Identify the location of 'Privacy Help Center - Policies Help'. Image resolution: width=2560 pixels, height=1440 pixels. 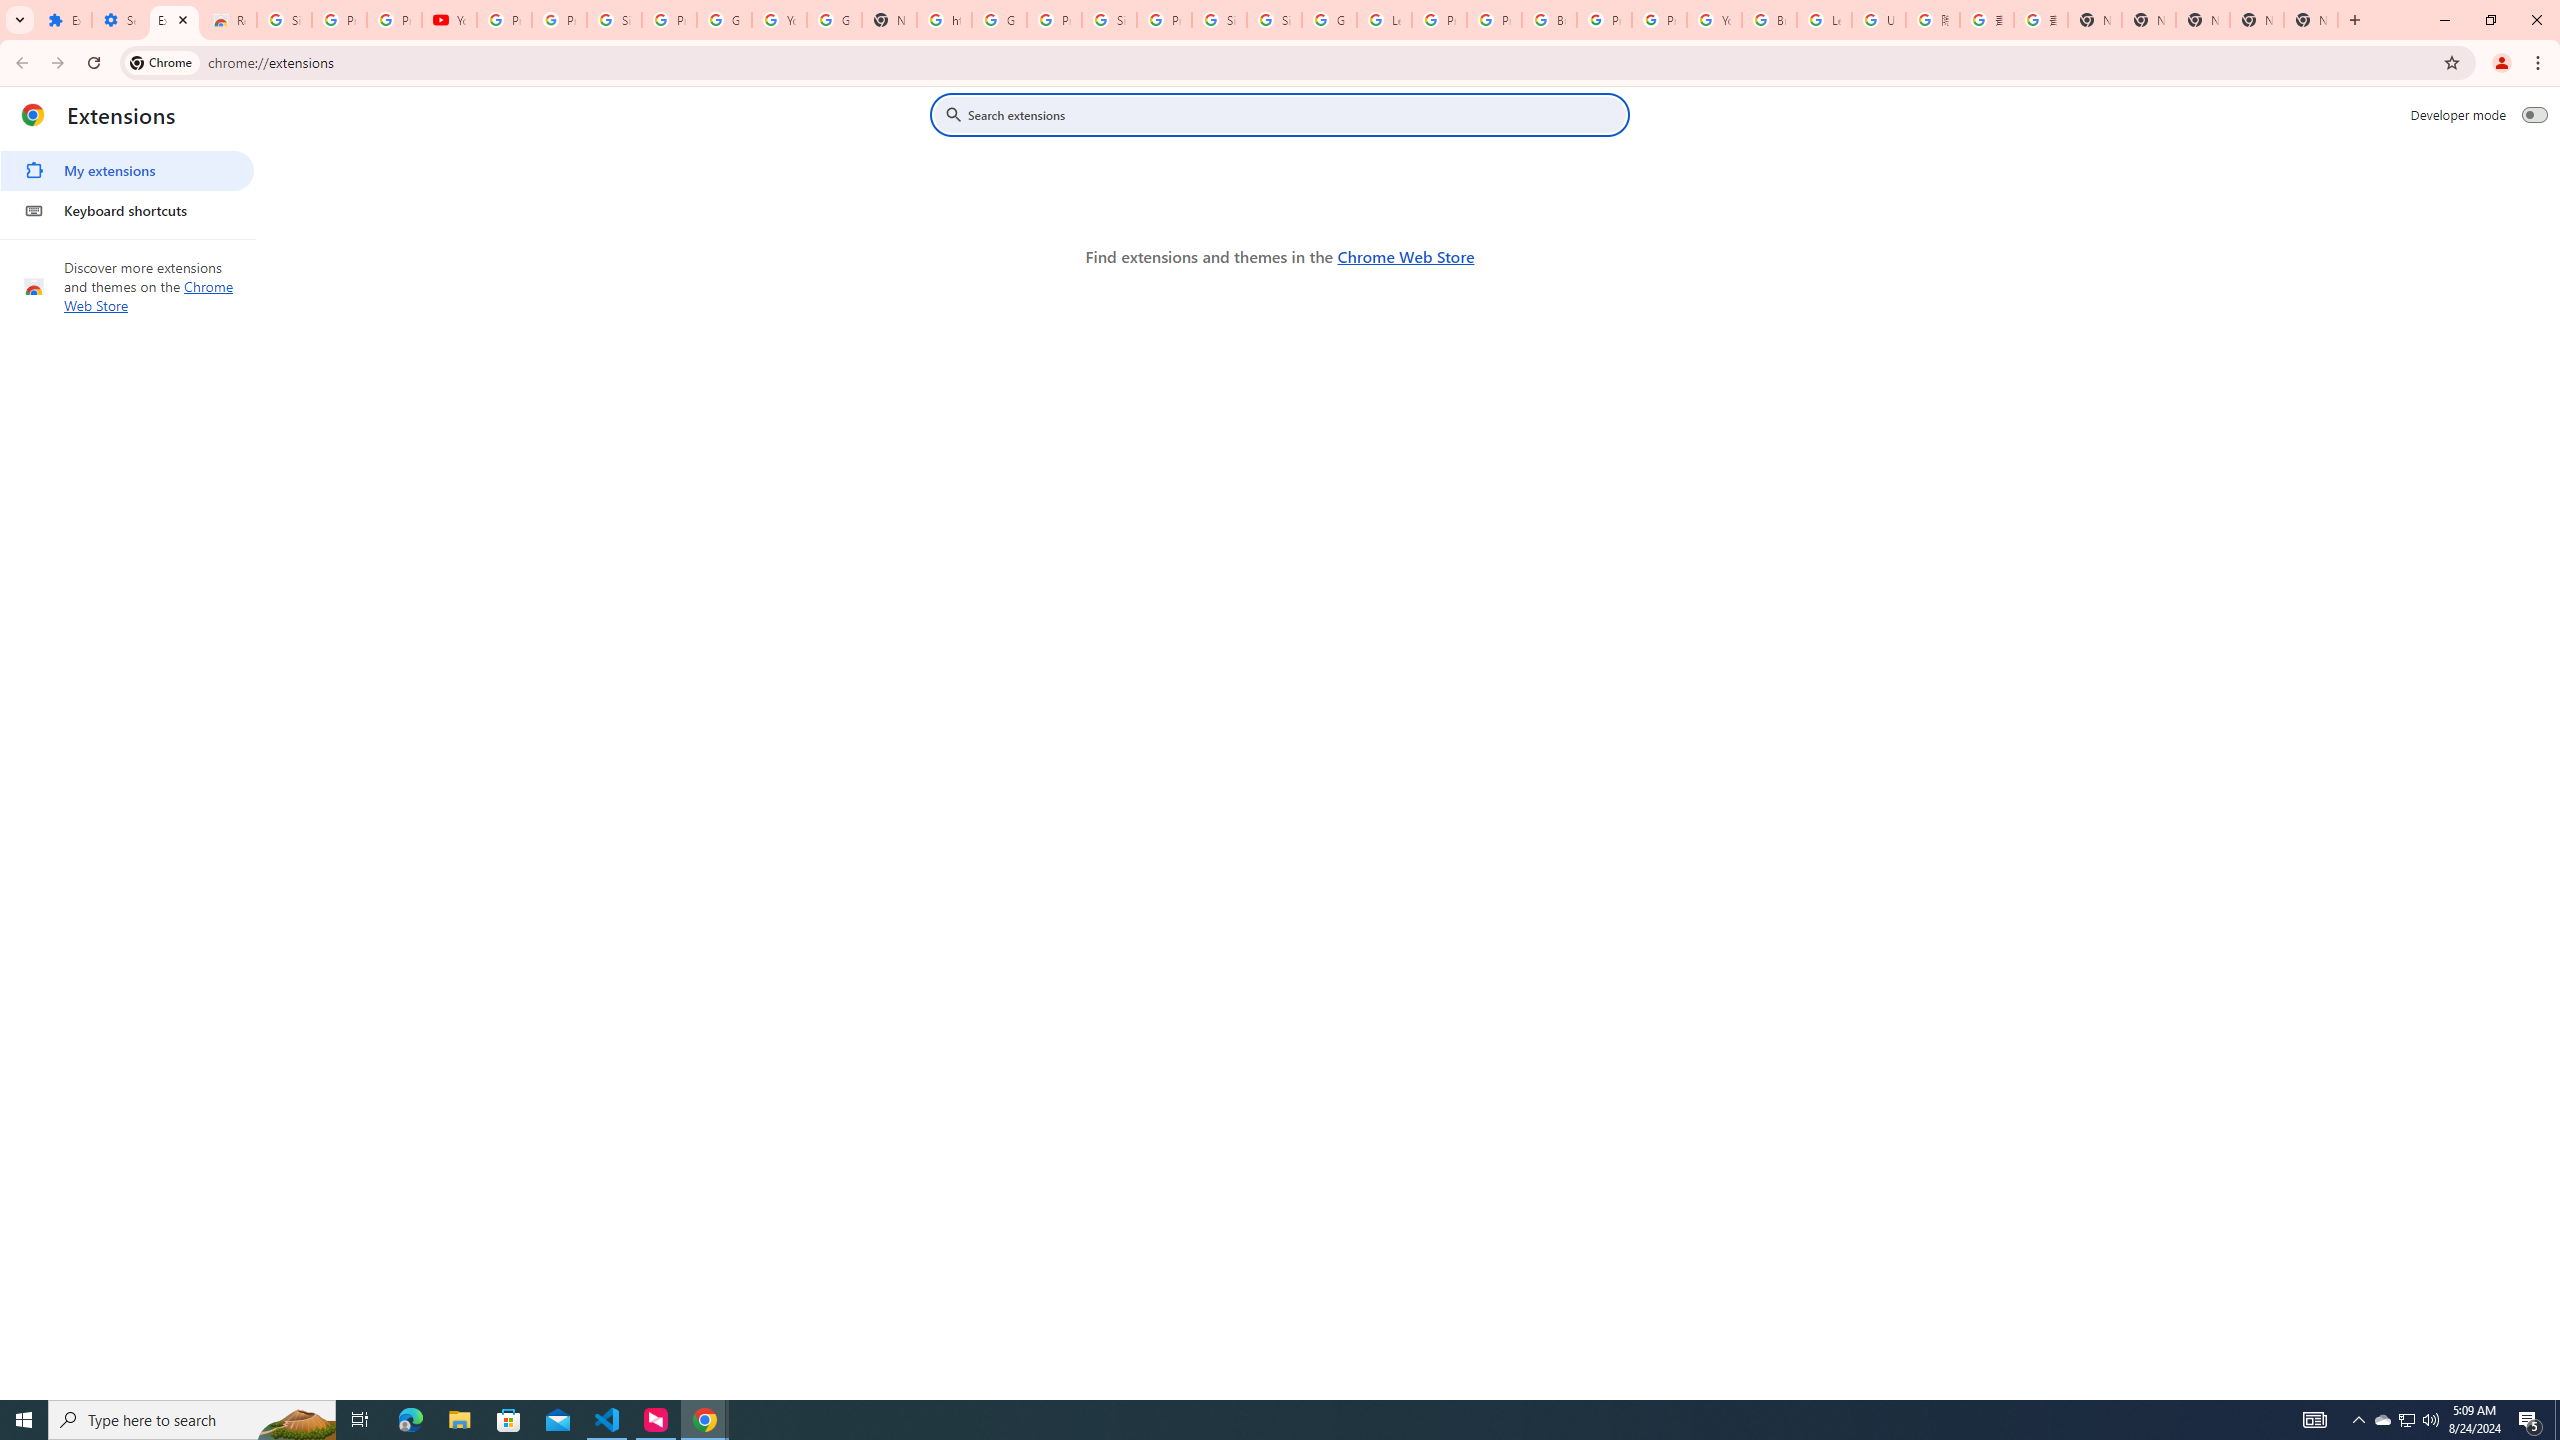
(1495, 19).